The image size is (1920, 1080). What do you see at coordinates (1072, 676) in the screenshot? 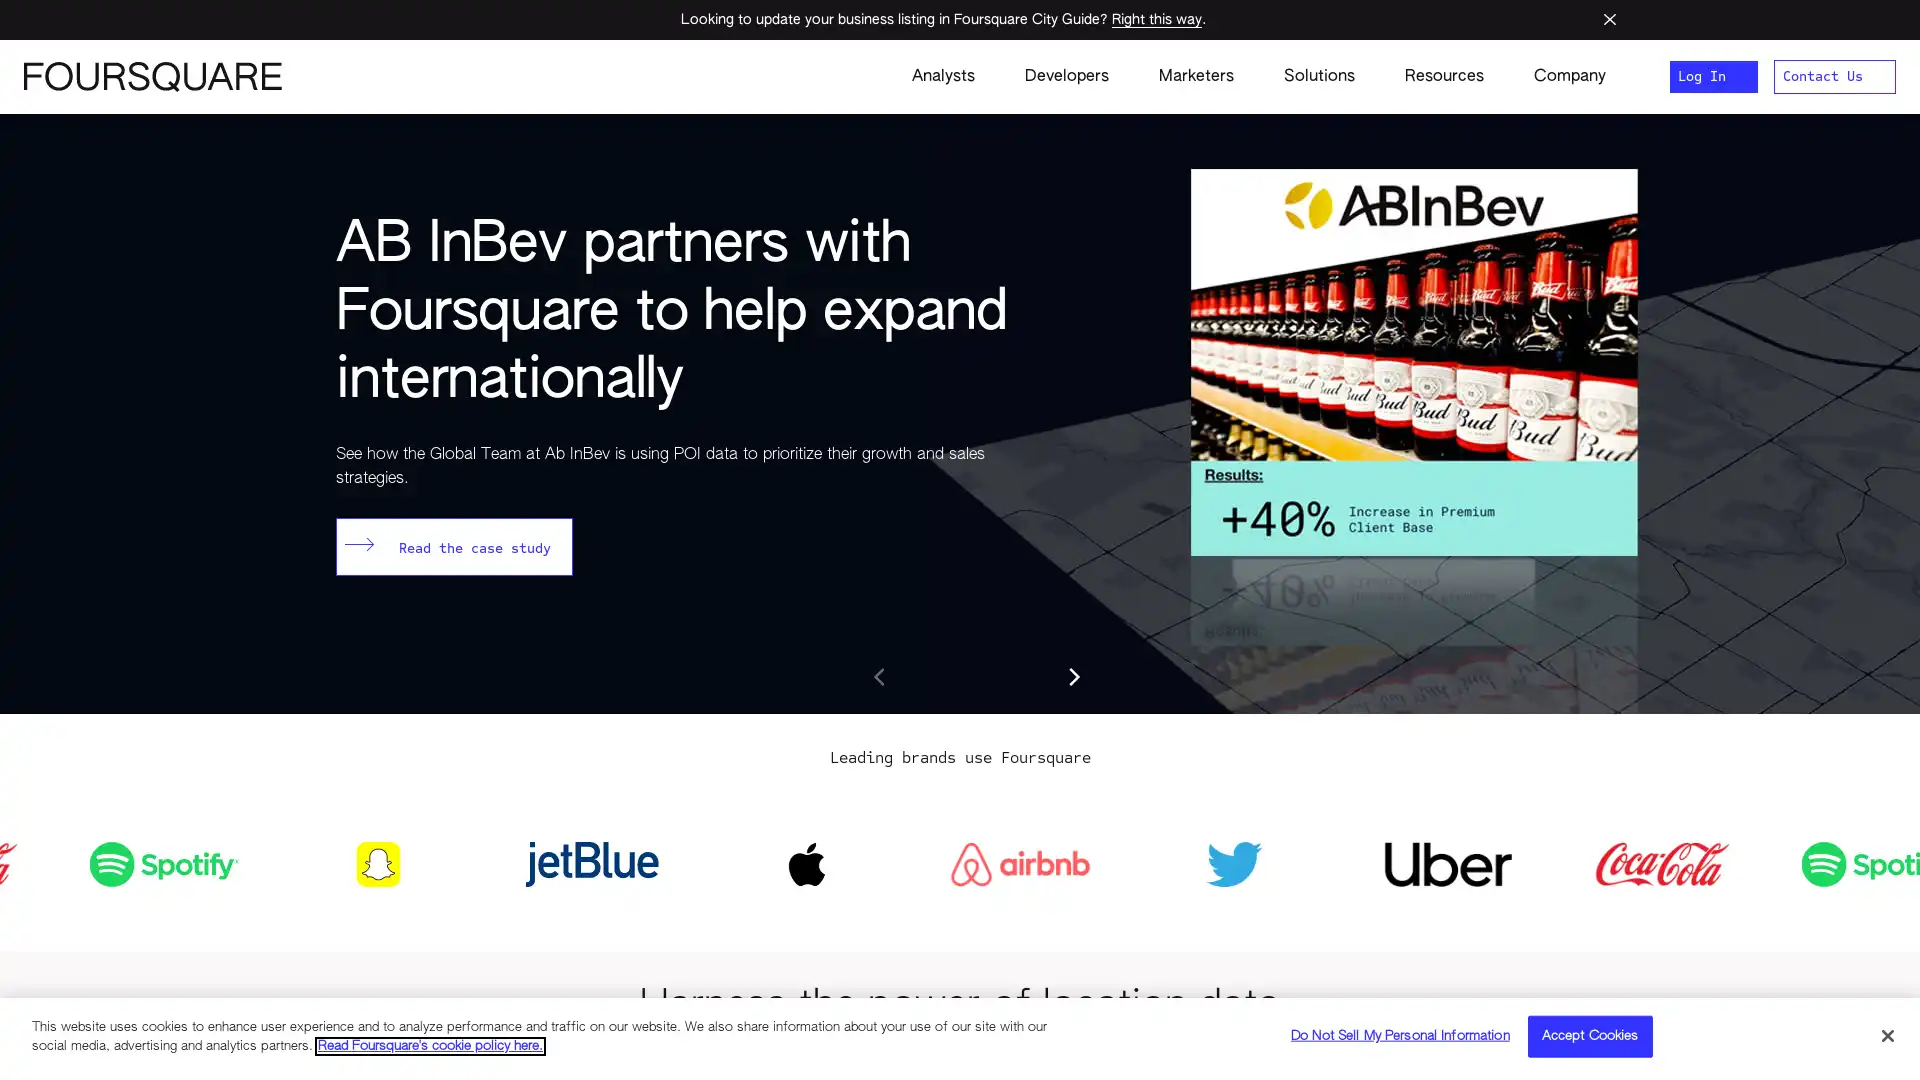
I see `Next` at bounding box center [1072, 676].